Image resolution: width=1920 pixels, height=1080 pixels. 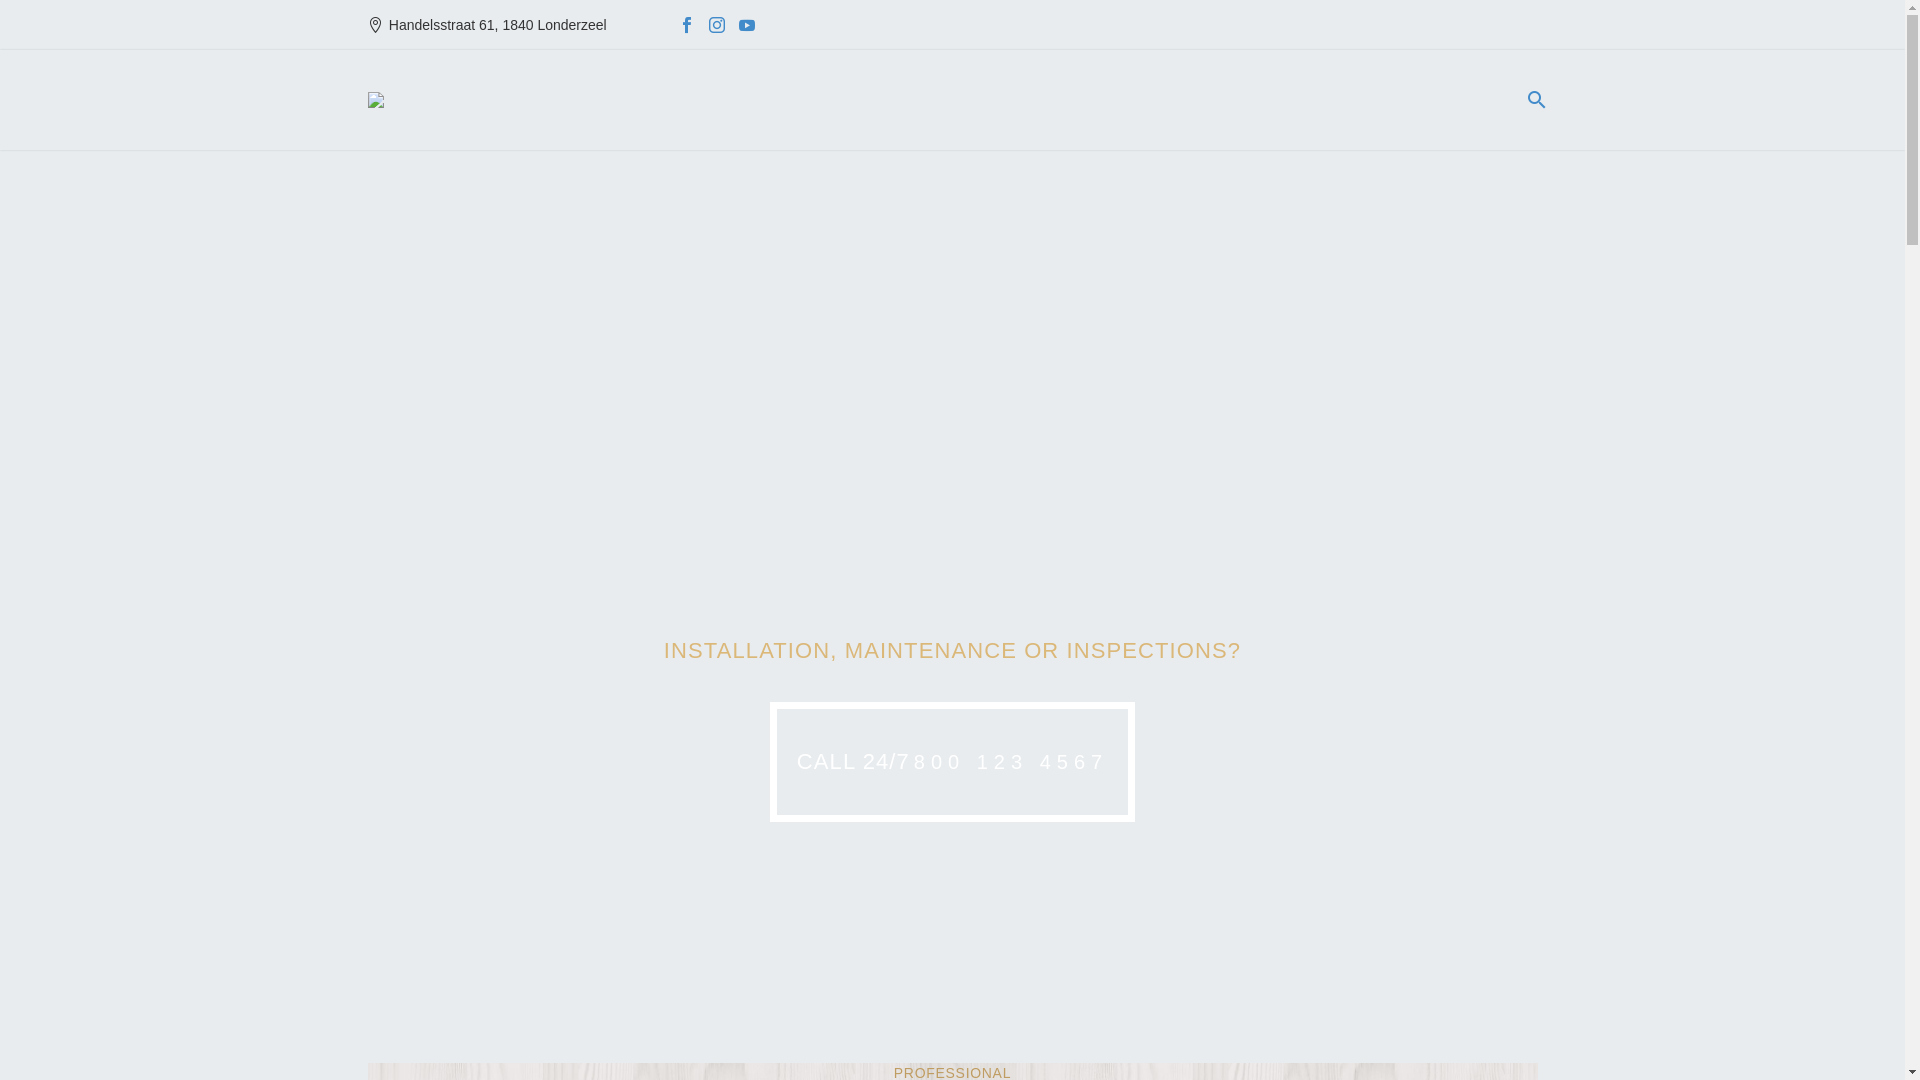 I want to click on 'Facebook', so click(x=686, y=24).